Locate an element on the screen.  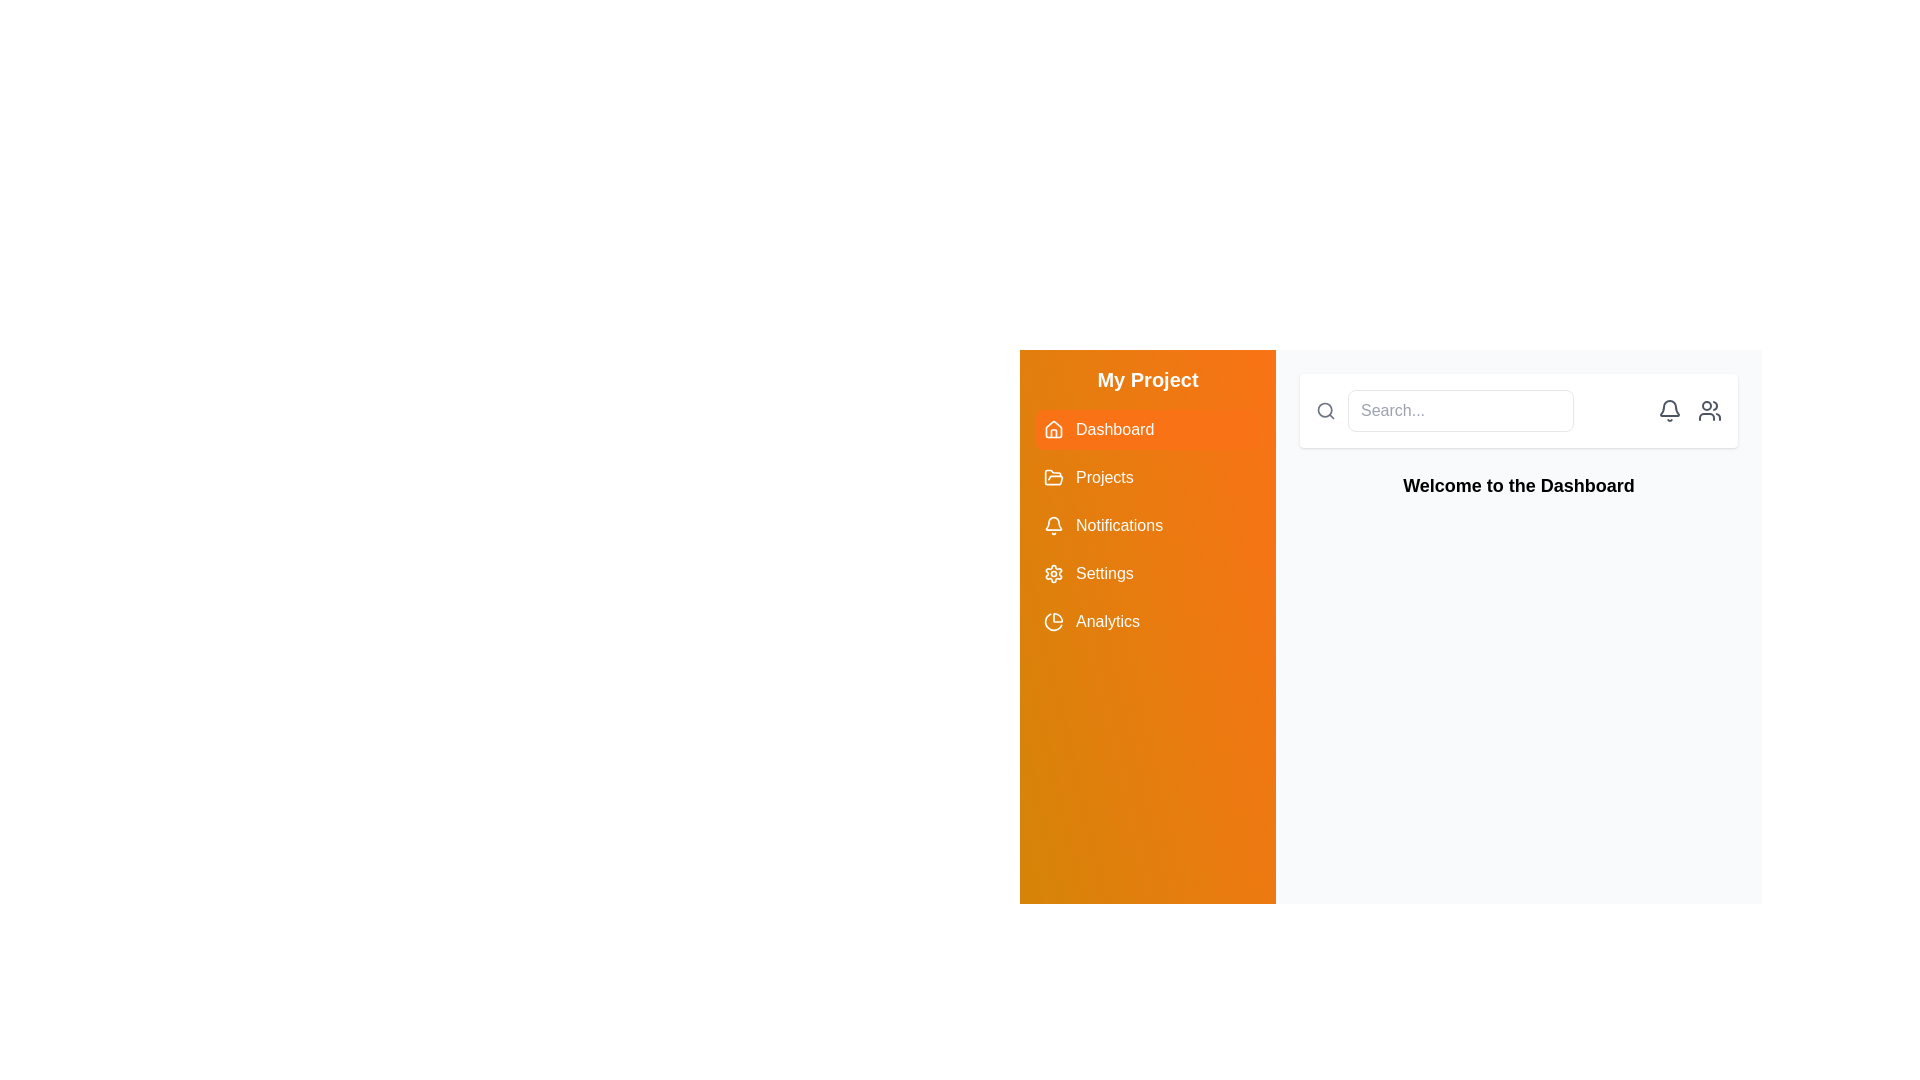
the circular pie chart icon in the sidebar is located at coordinates (1053, 620).